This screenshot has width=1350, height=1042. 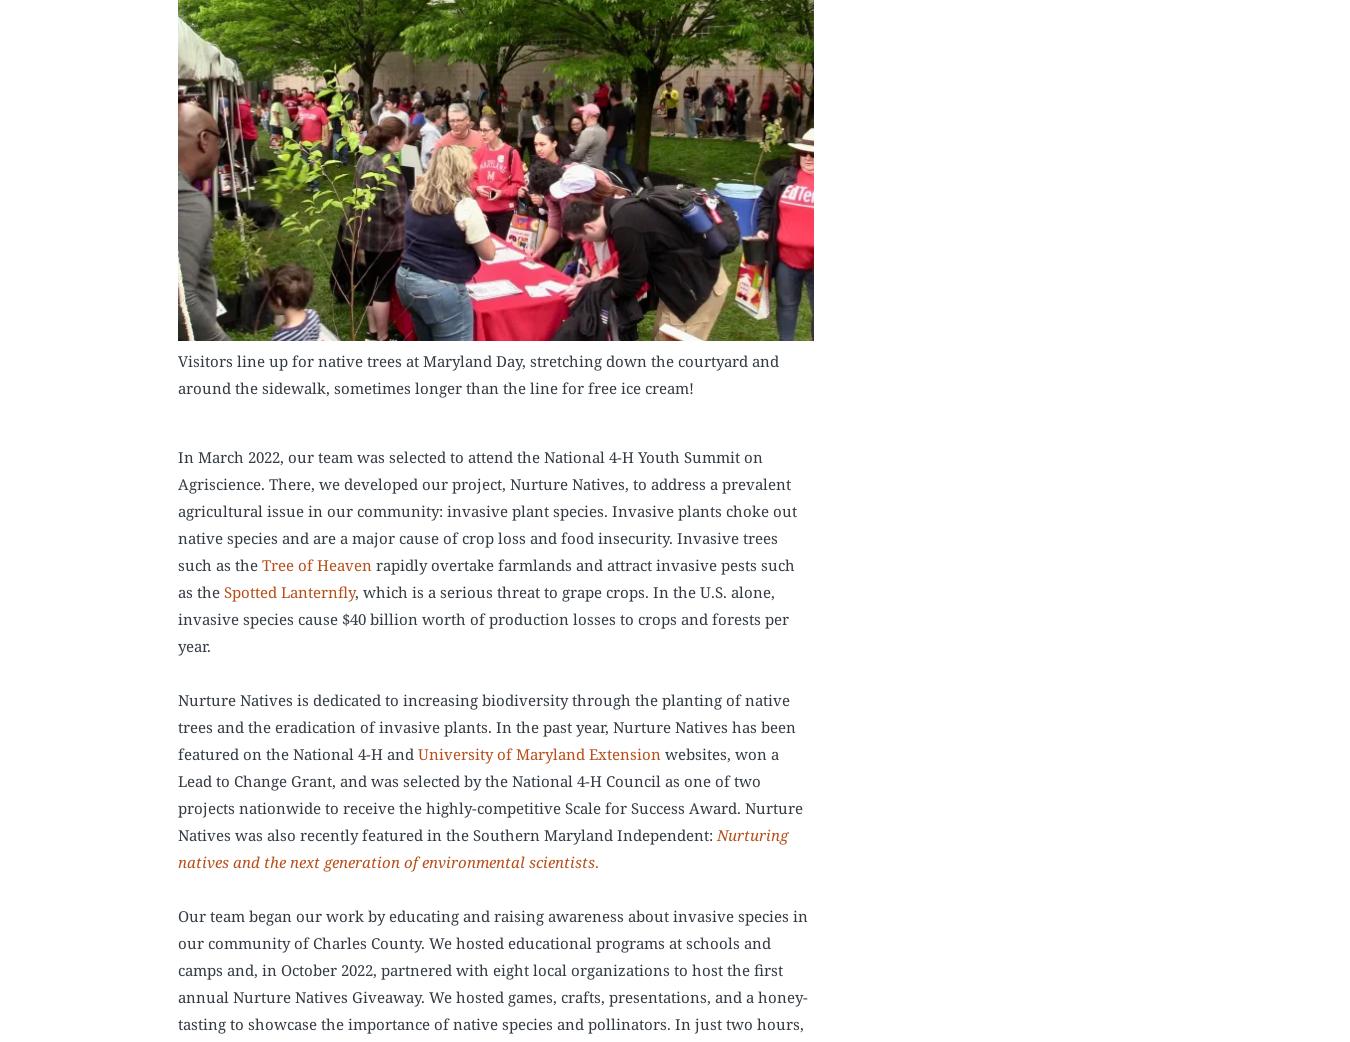 What do you see at coordinates (417, 752) in the screenshot?
I see `'University of Maryland Extension'` at bounding box center [417, 752].